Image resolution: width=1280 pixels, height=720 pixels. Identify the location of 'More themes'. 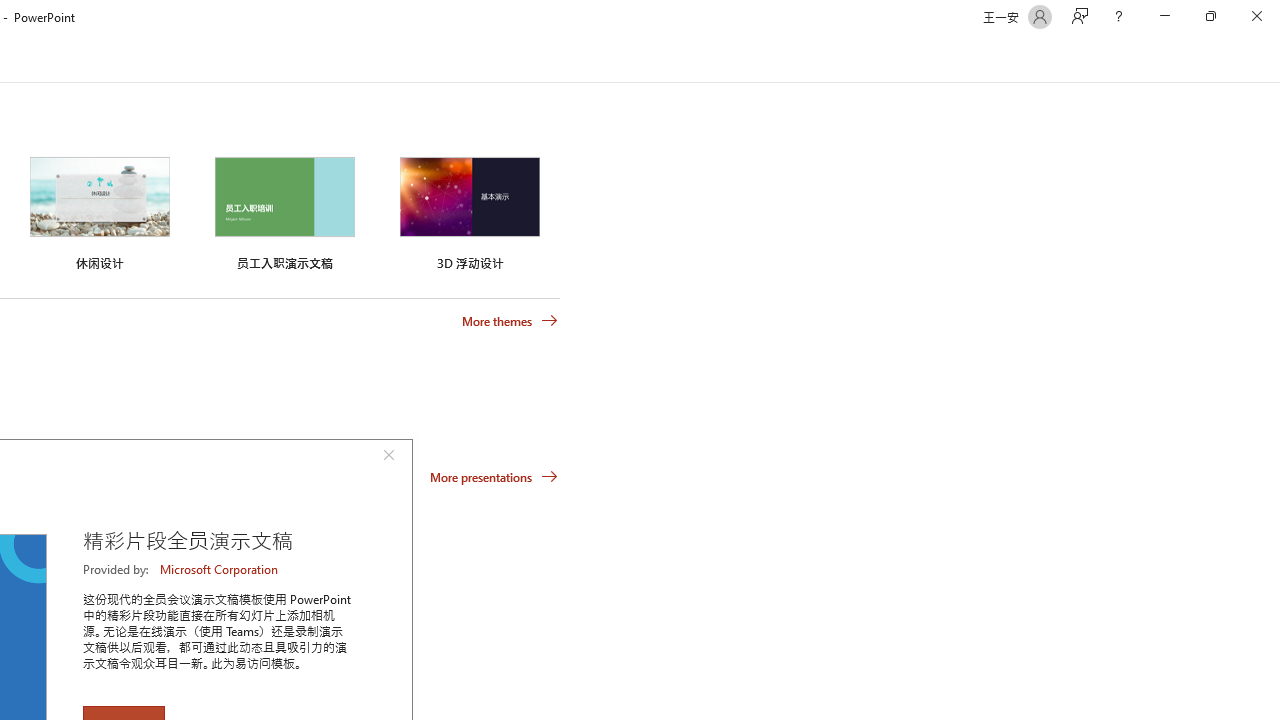
(510, 320).